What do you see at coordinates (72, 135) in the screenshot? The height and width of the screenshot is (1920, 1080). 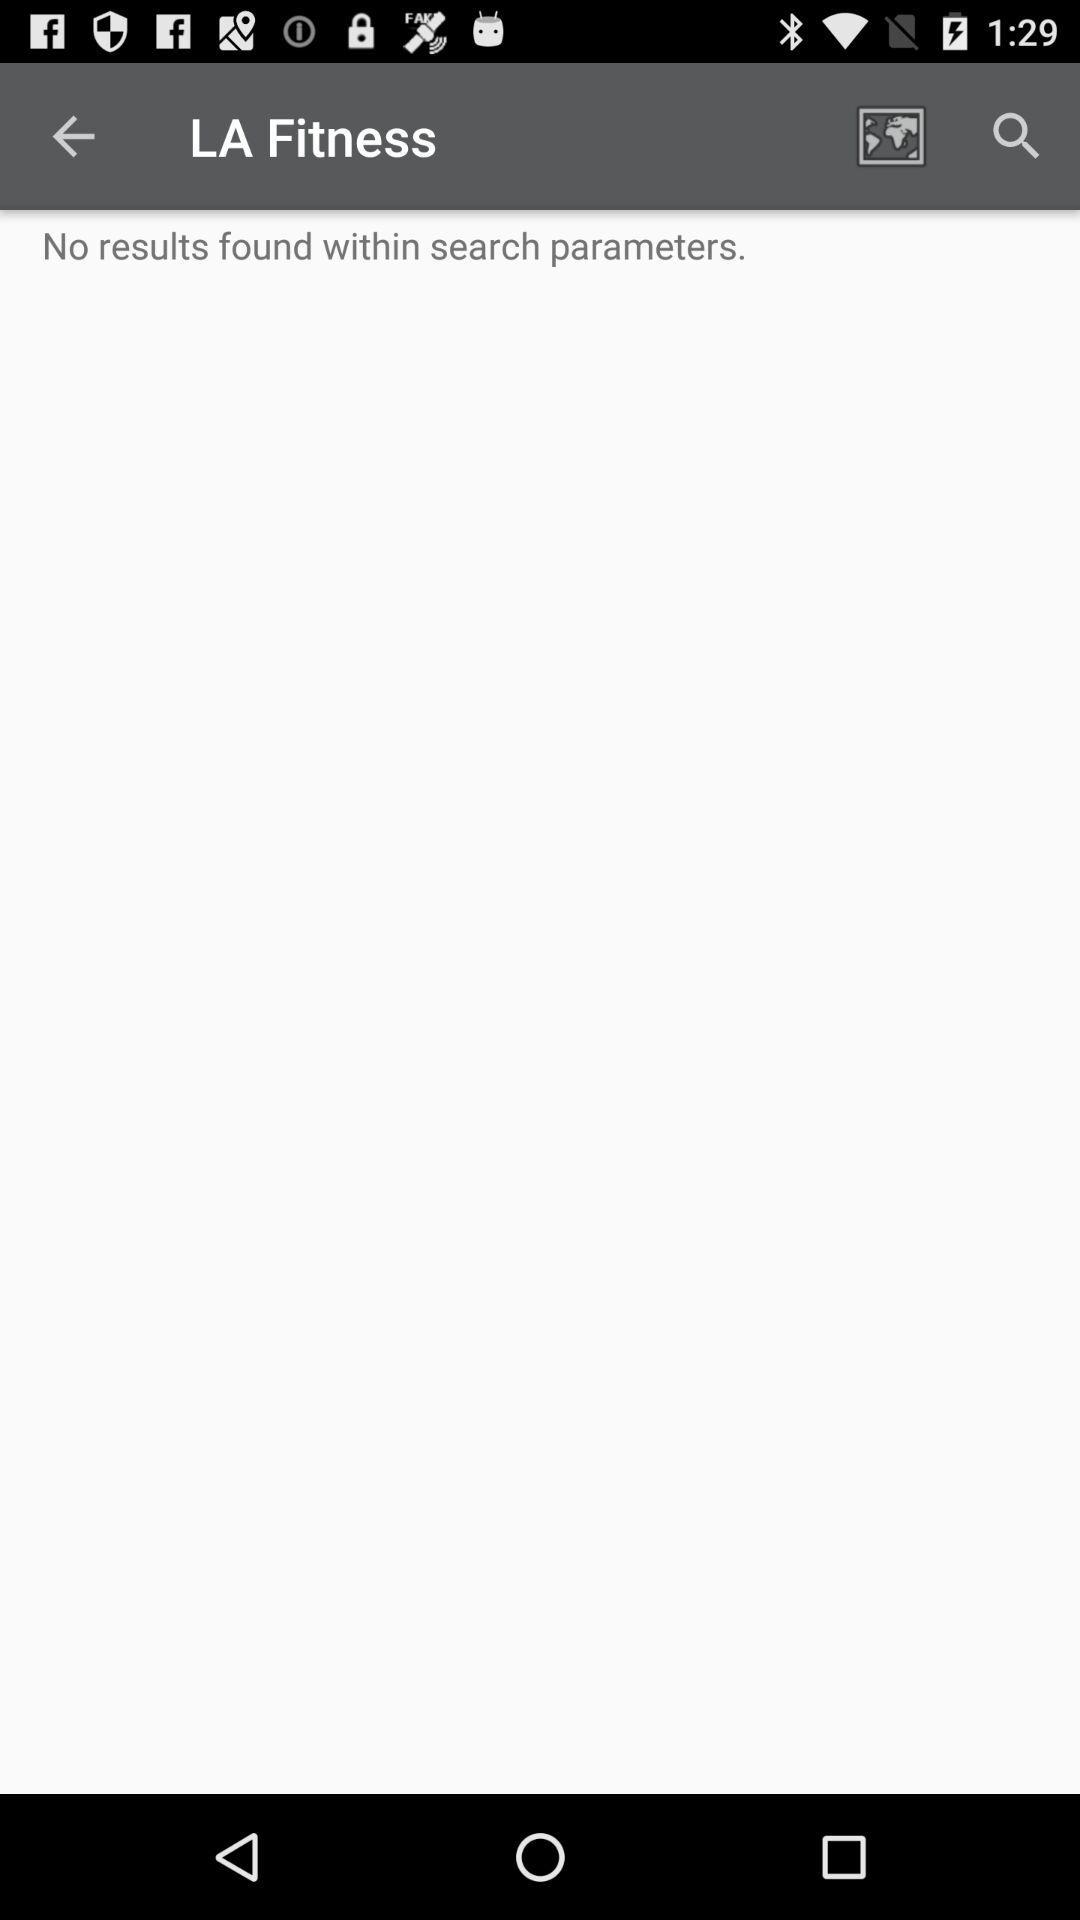 I see `the icon to the left of la fitness icon` at bounding box center [72, 135].